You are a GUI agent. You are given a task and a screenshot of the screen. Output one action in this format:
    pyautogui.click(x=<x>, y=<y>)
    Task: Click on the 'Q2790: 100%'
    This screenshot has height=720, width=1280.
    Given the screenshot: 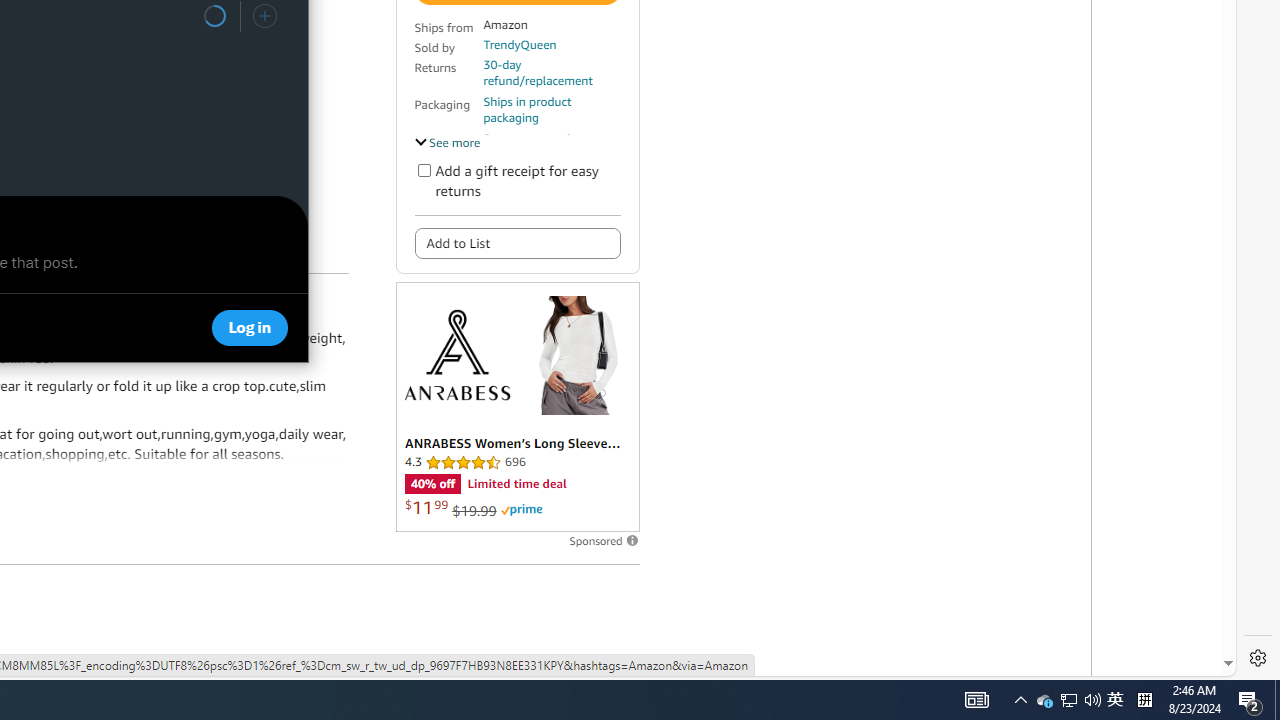 What is the action you would take?
    pyautogui.click(x=1092, y=698)
    